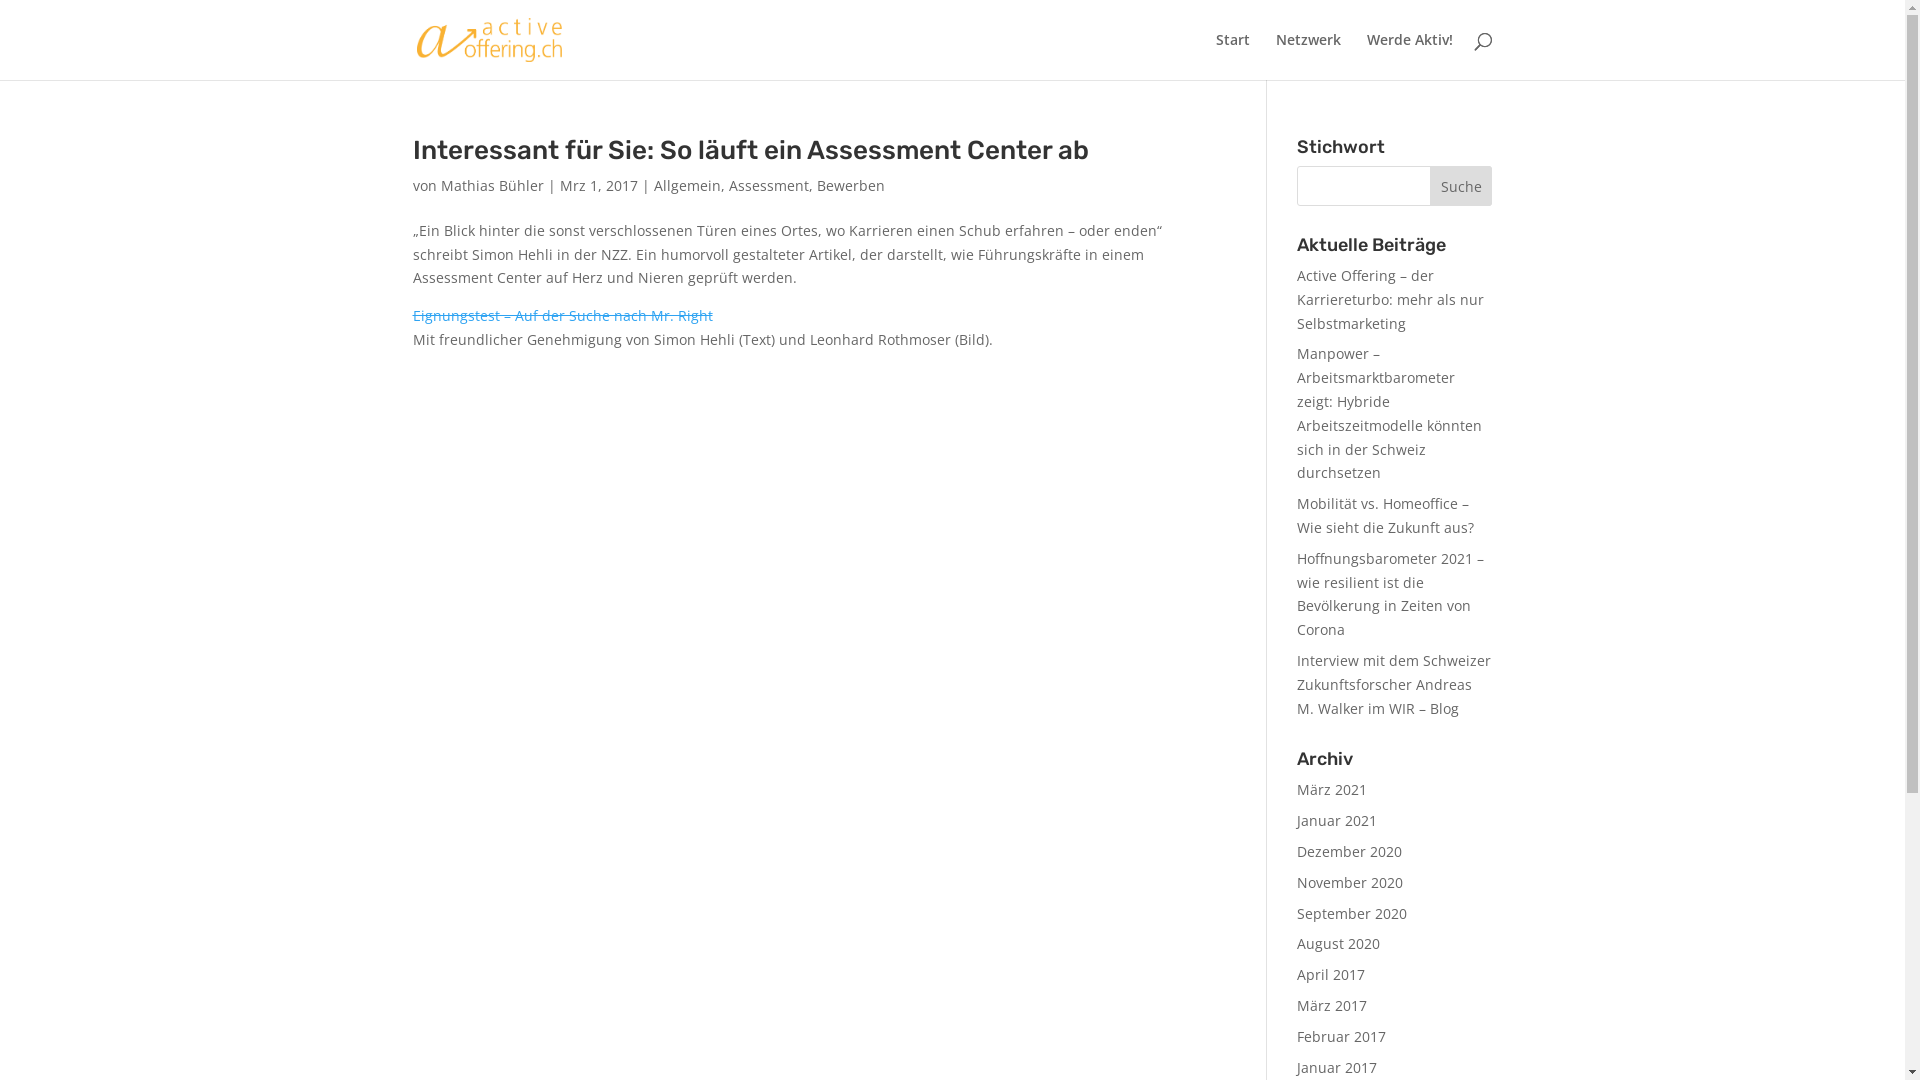 Image resolution: width=1920 pixels, height=1080 pixels. I want to click on 'Netzwerk', so click(1308, 55).